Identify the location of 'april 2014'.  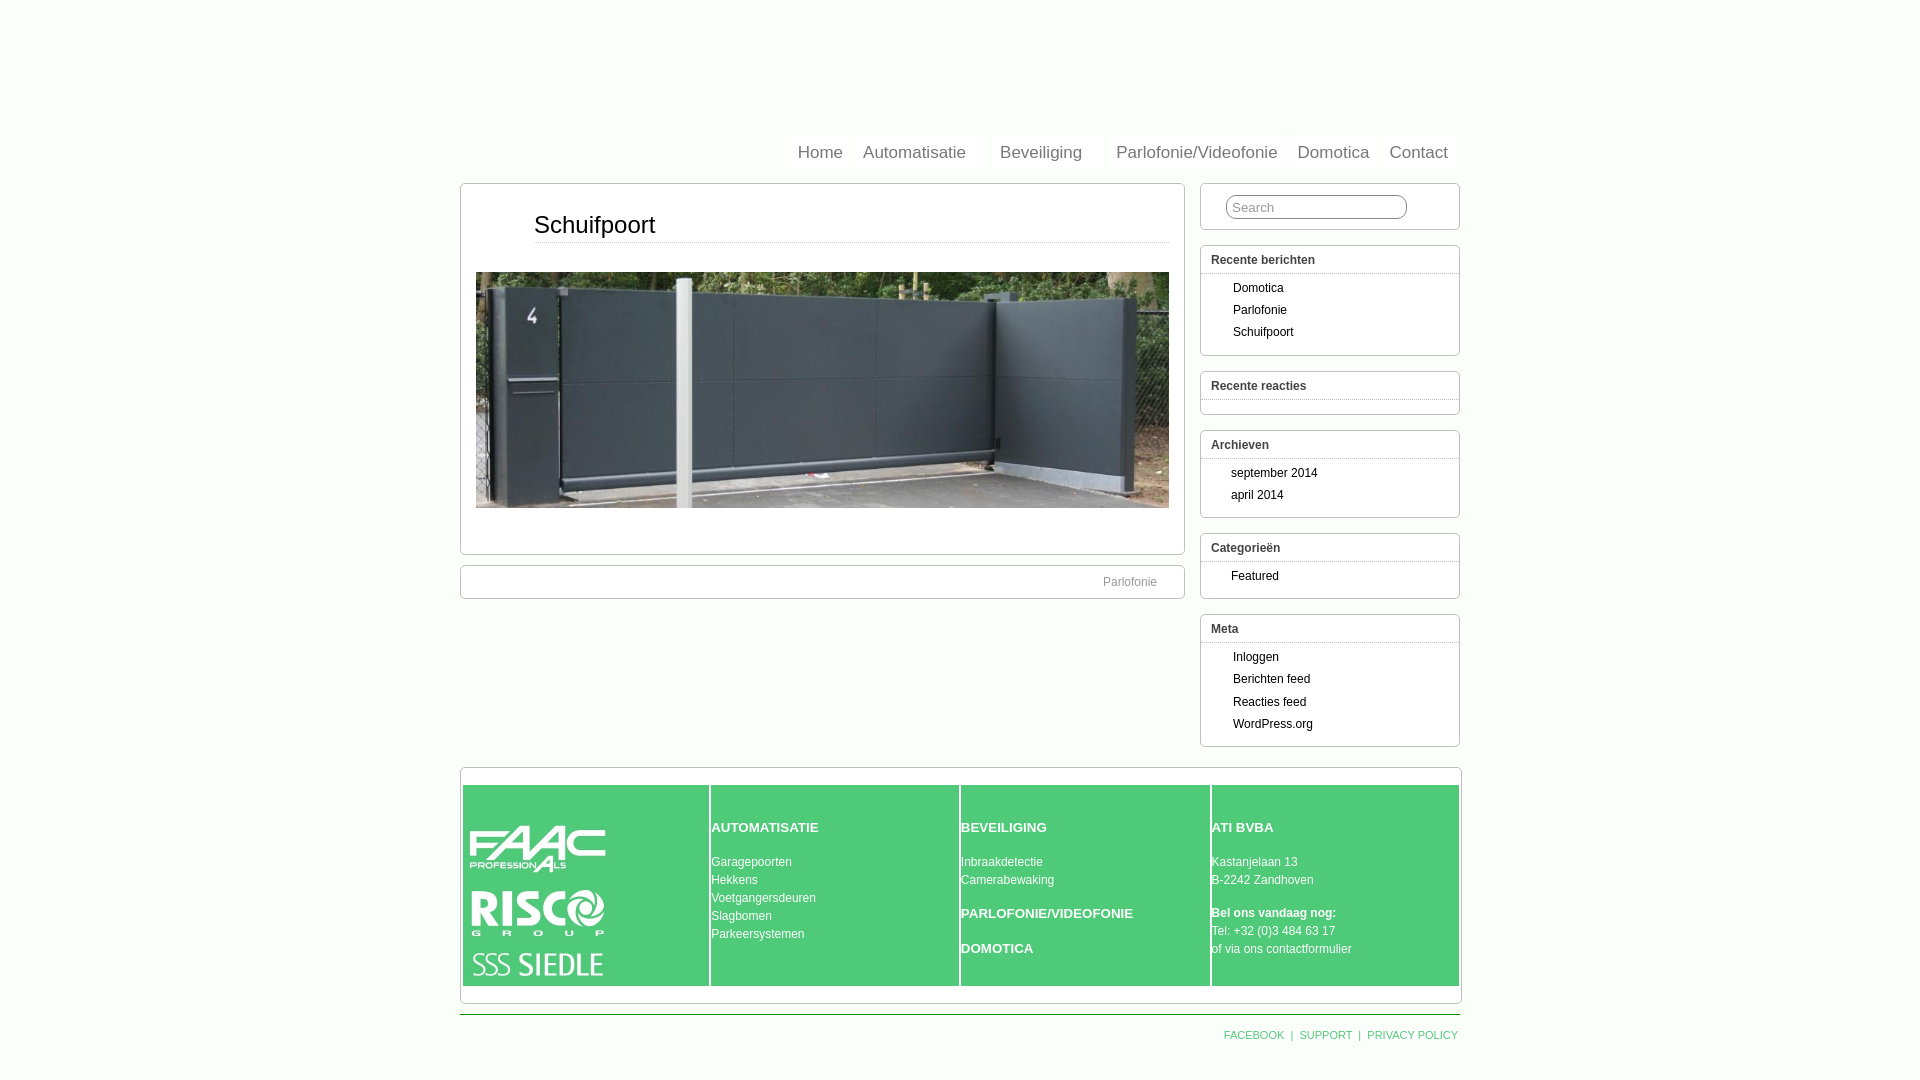
(1256, 494).